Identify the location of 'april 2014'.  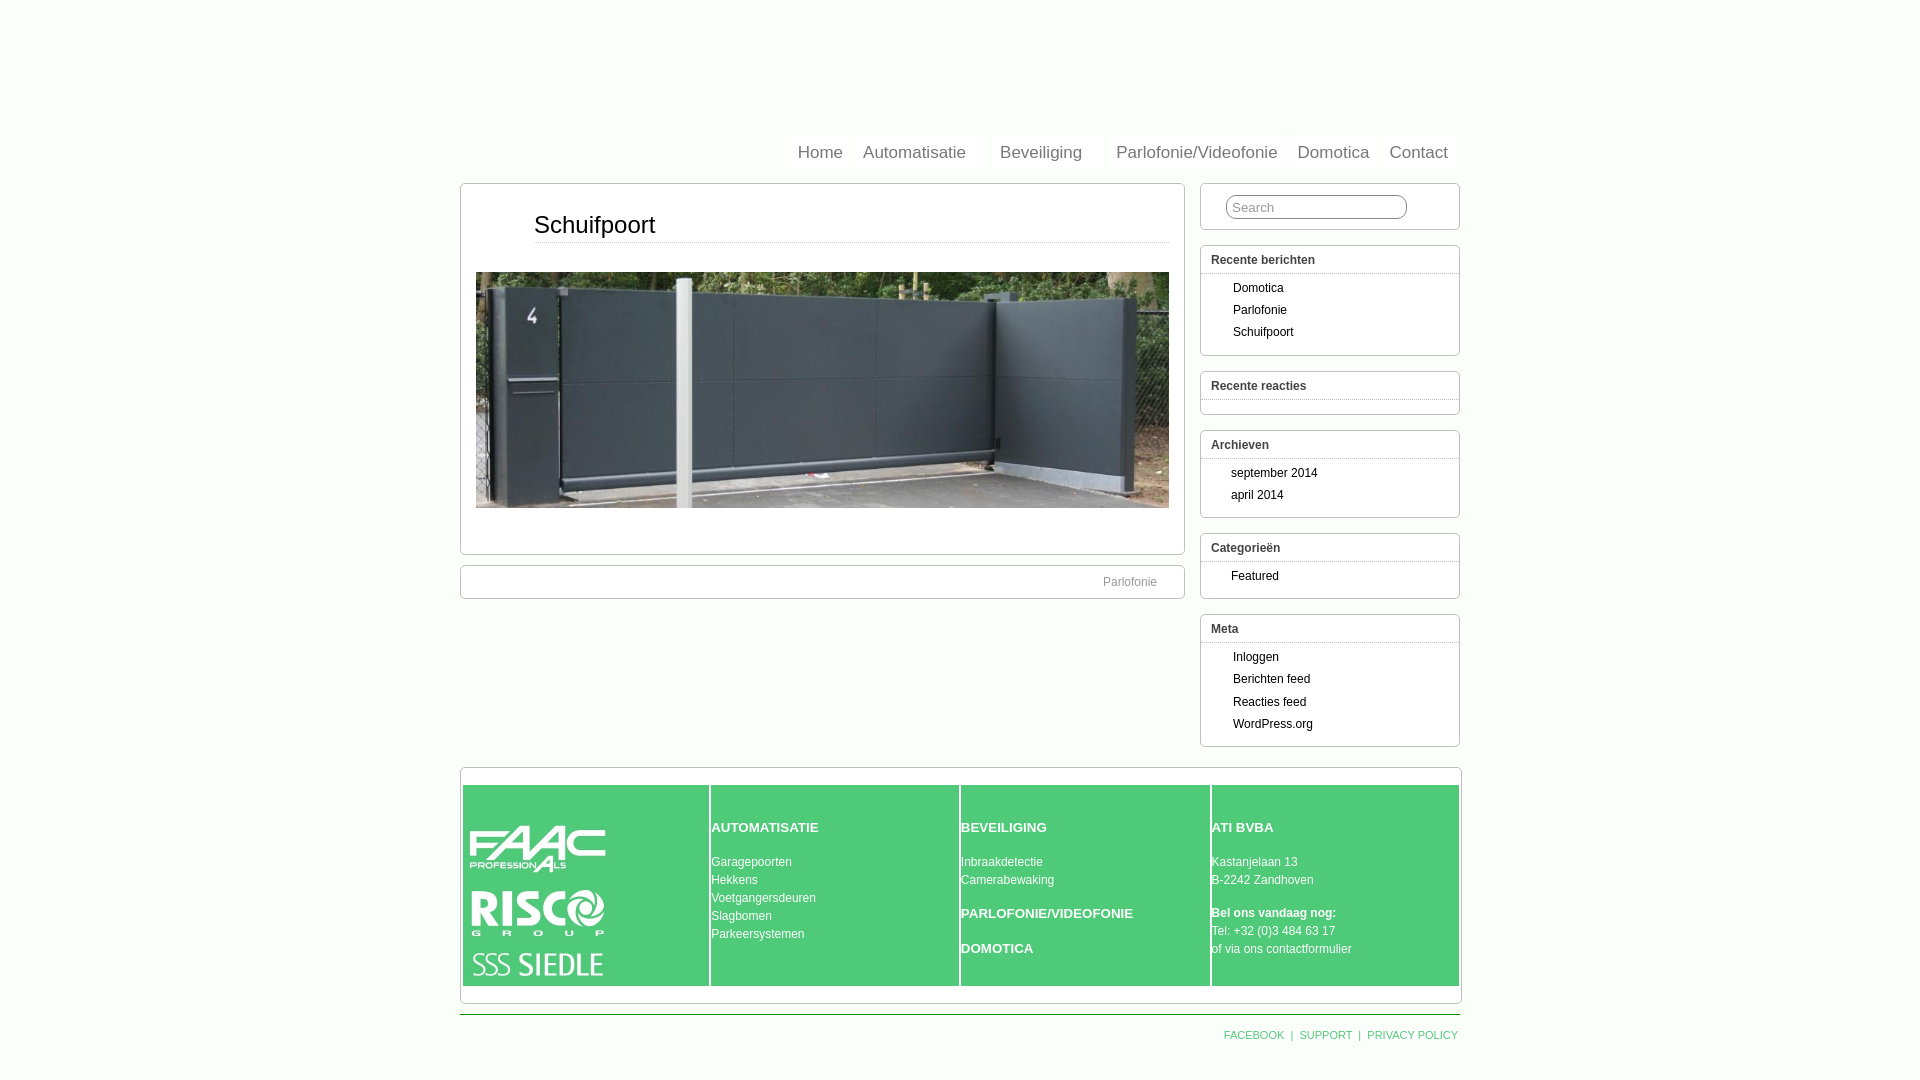
(1256, 494).